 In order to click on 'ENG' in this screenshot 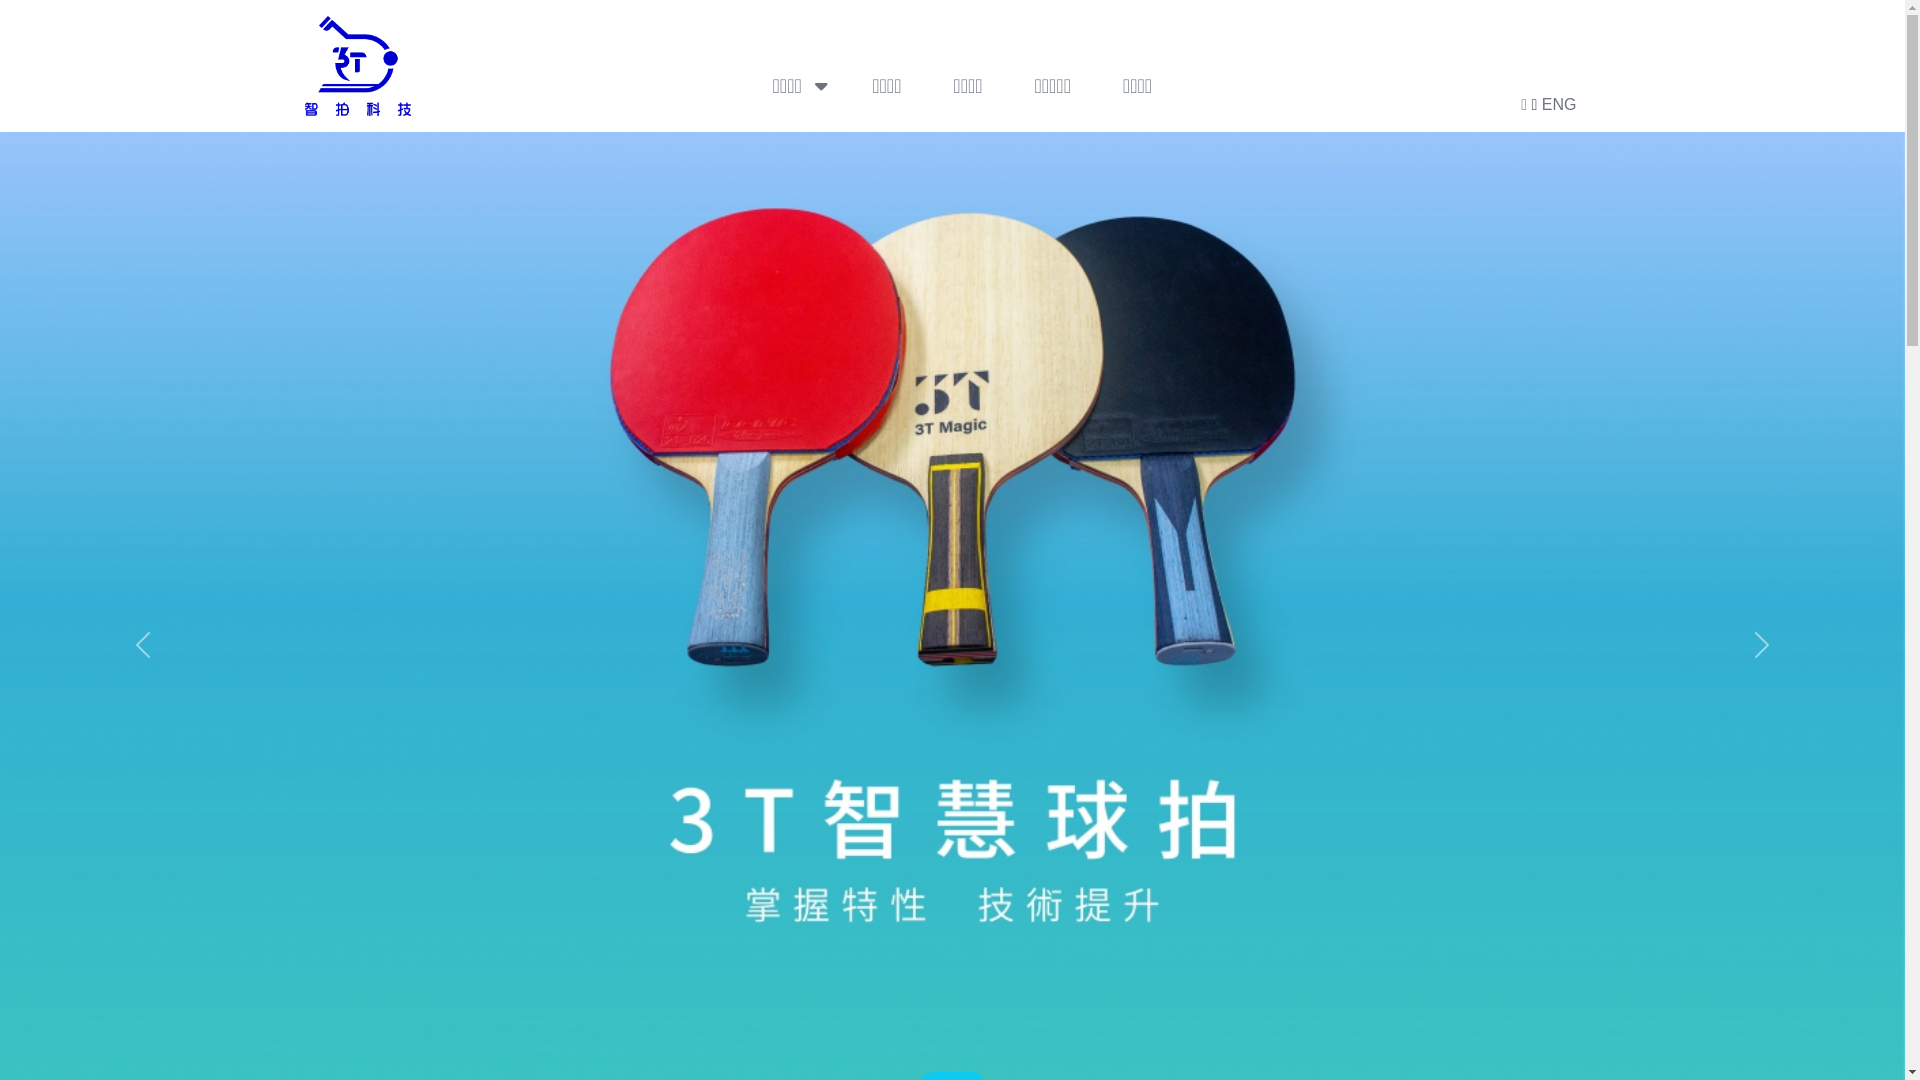, I will do `click(1558, 104)`.